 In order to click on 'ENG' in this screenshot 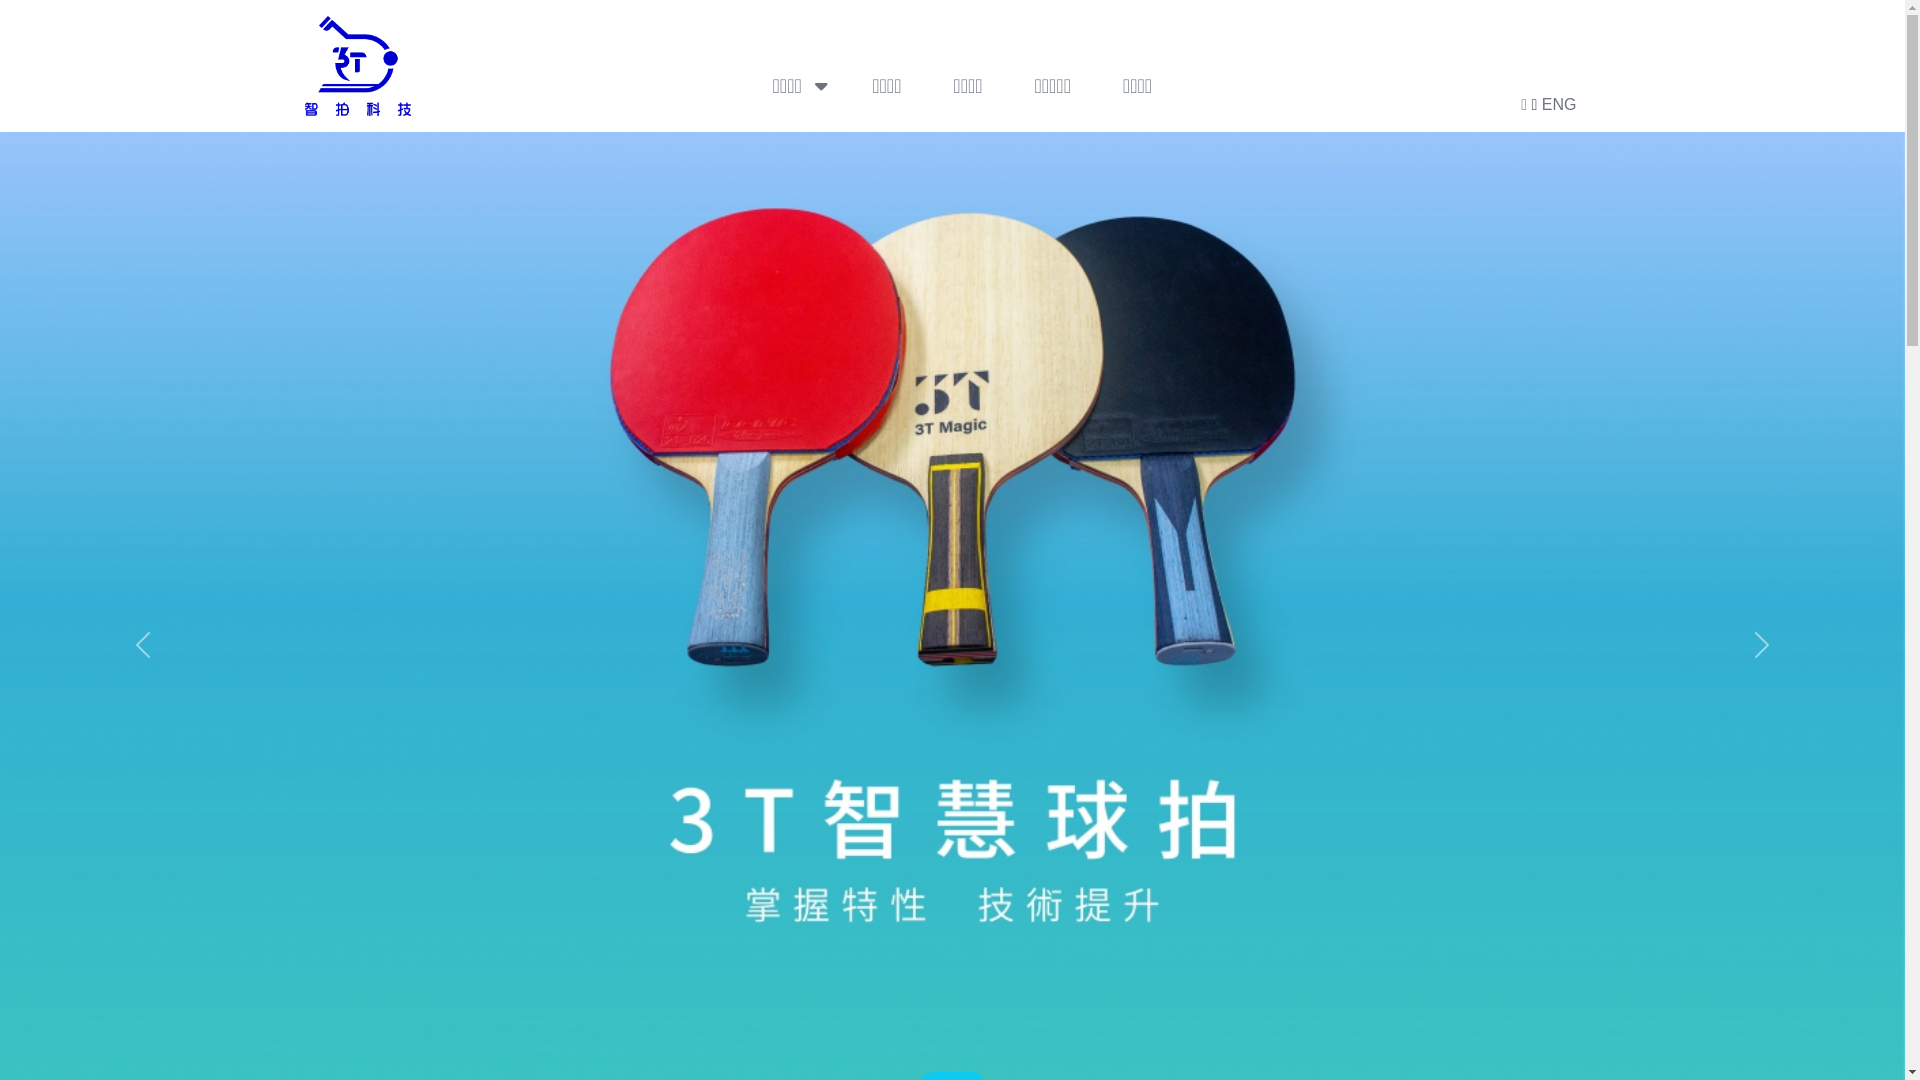, I will do `click(1558, 104)`.